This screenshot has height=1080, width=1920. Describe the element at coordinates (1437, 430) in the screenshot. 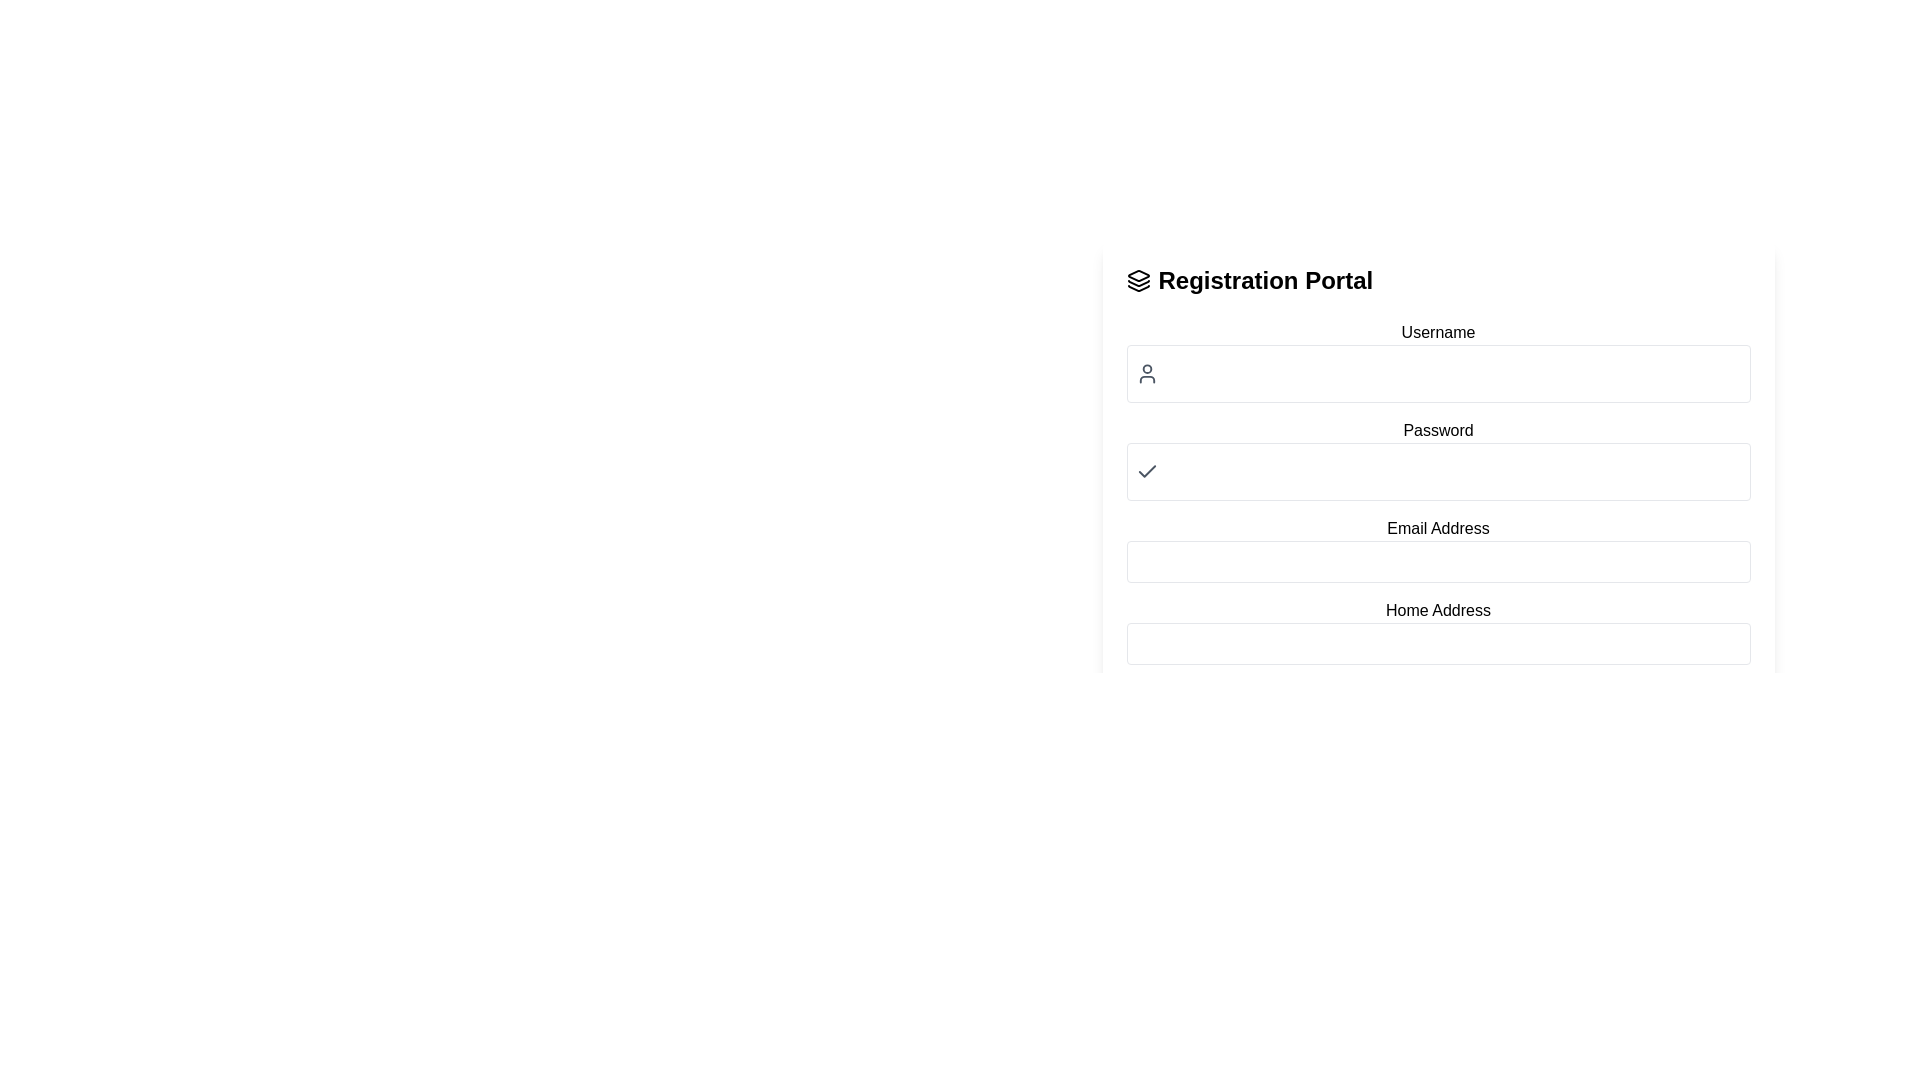

I see `the label that identifies the password input field to focus the associated input field` at that location.